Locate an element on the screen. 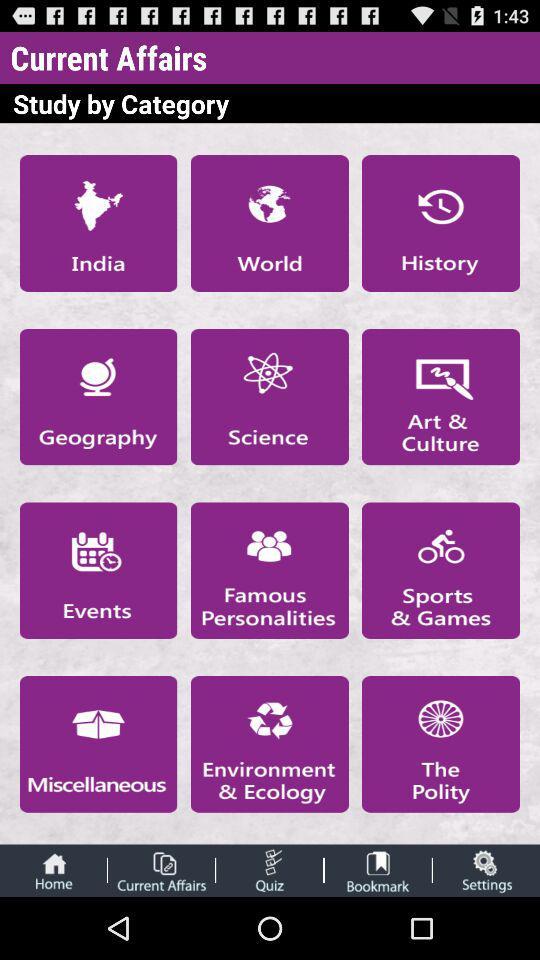 The width and height of the screenshot is (540, 960). current affairs button is located at coordinates (160, 869).